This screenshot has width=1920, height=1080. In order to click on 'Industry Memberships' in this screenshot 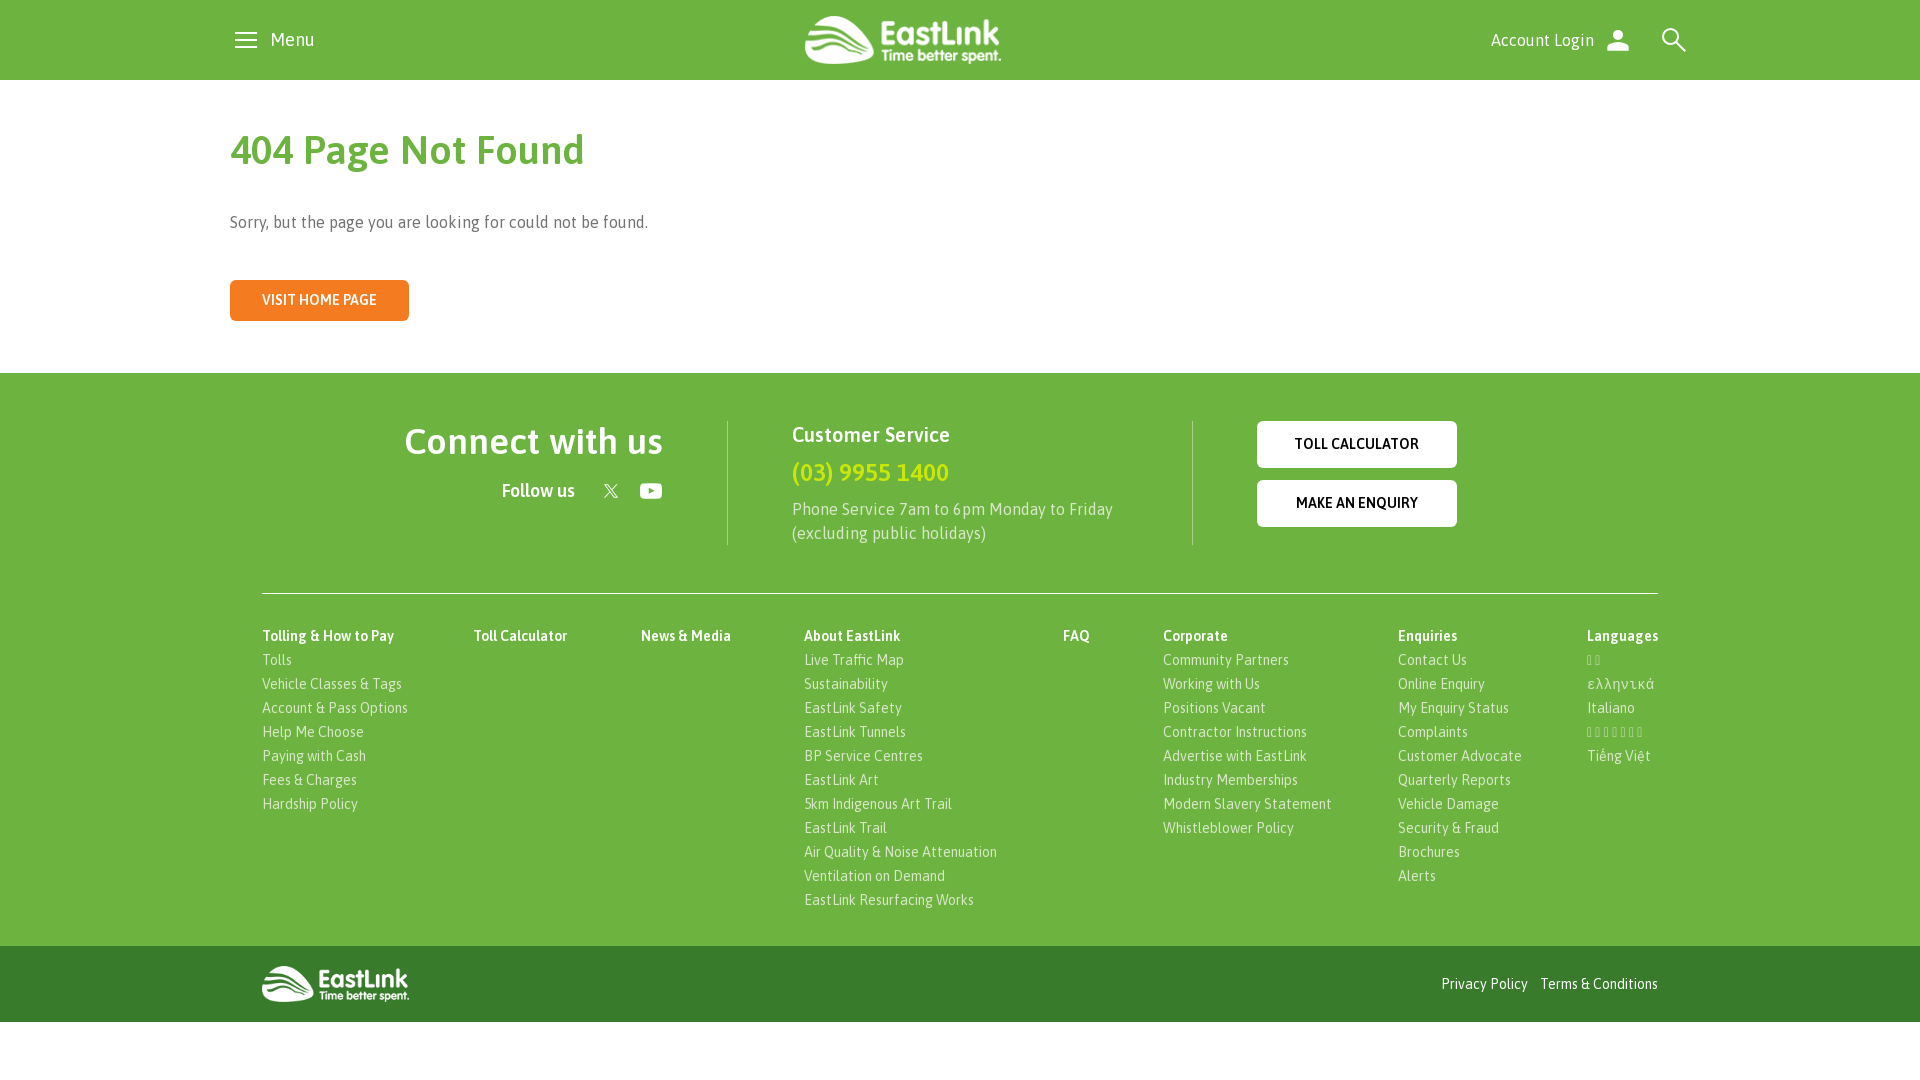, I will do `click(1237, 778)`.